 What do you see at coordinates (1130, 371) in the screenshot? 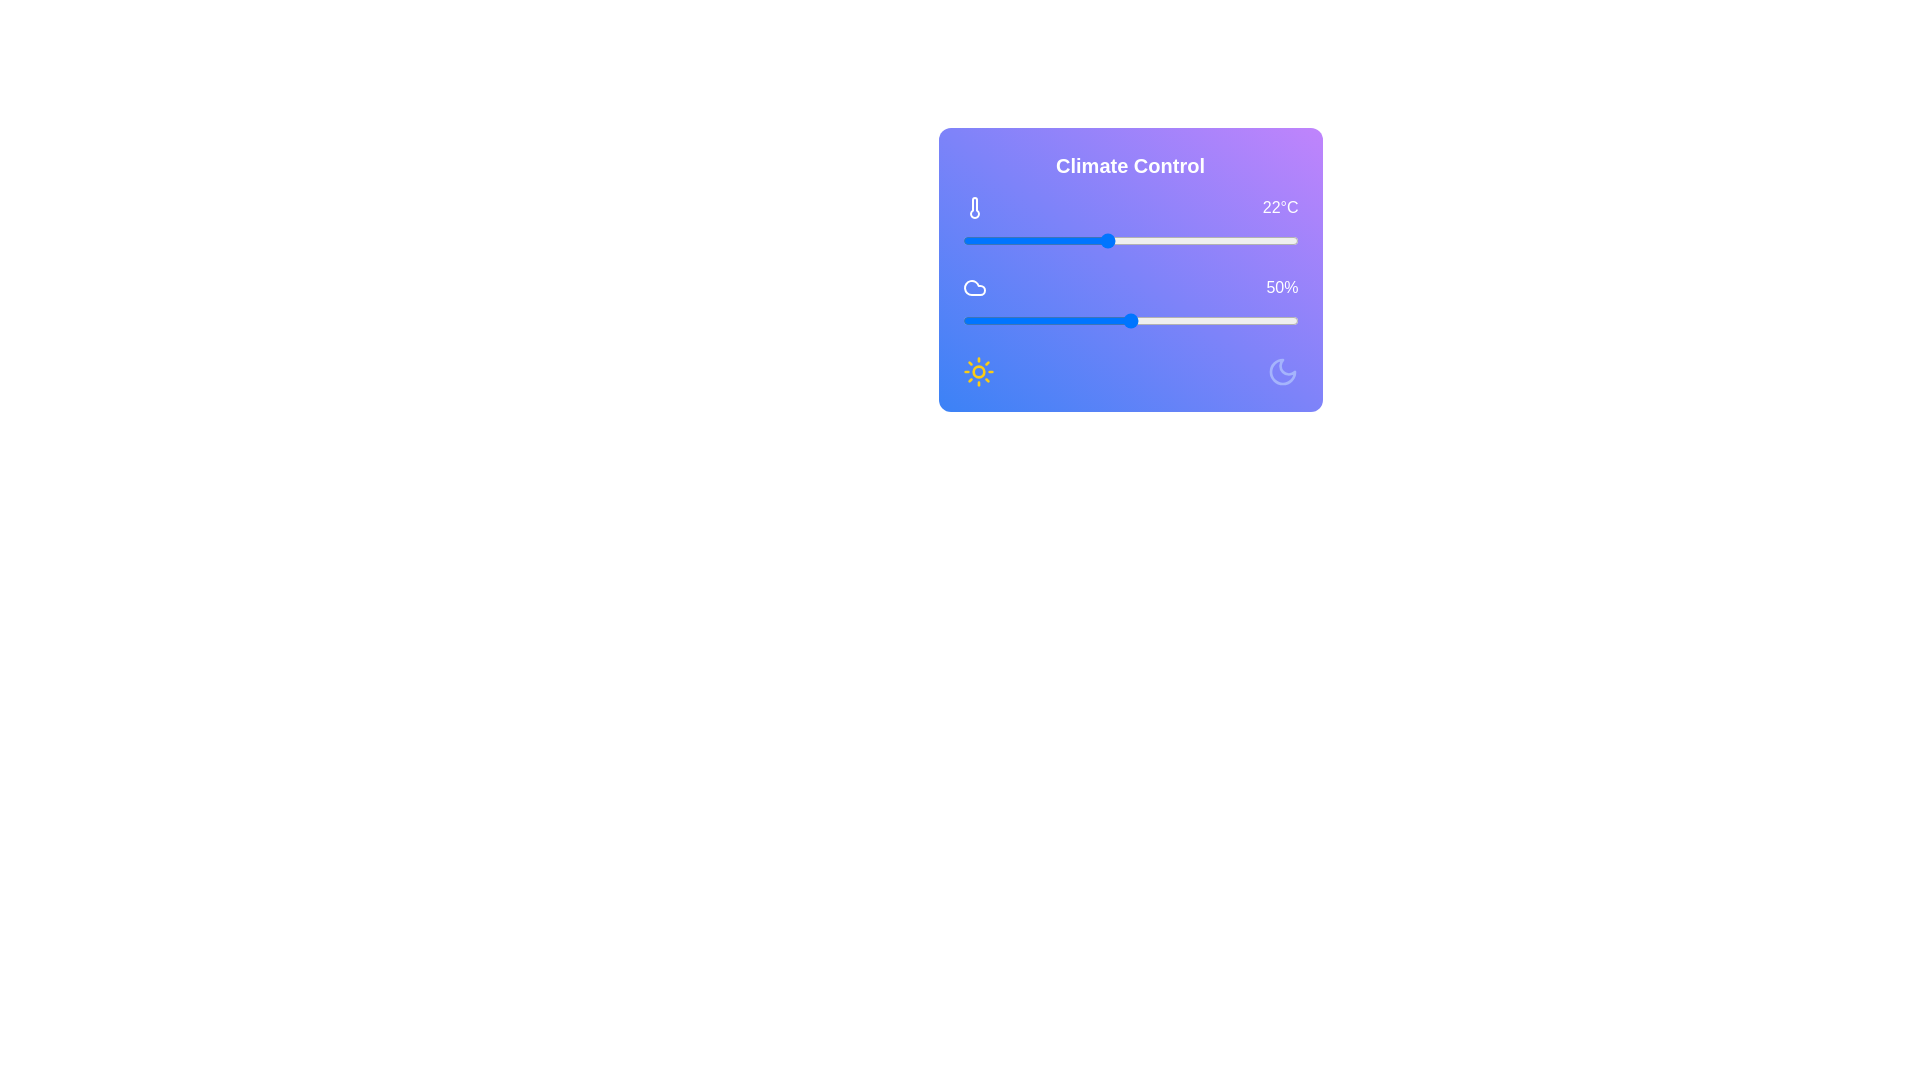
I see `the day-night toggle indicator at the bottom of the 'Climate Control' card` at bounding box center [1130, 371].